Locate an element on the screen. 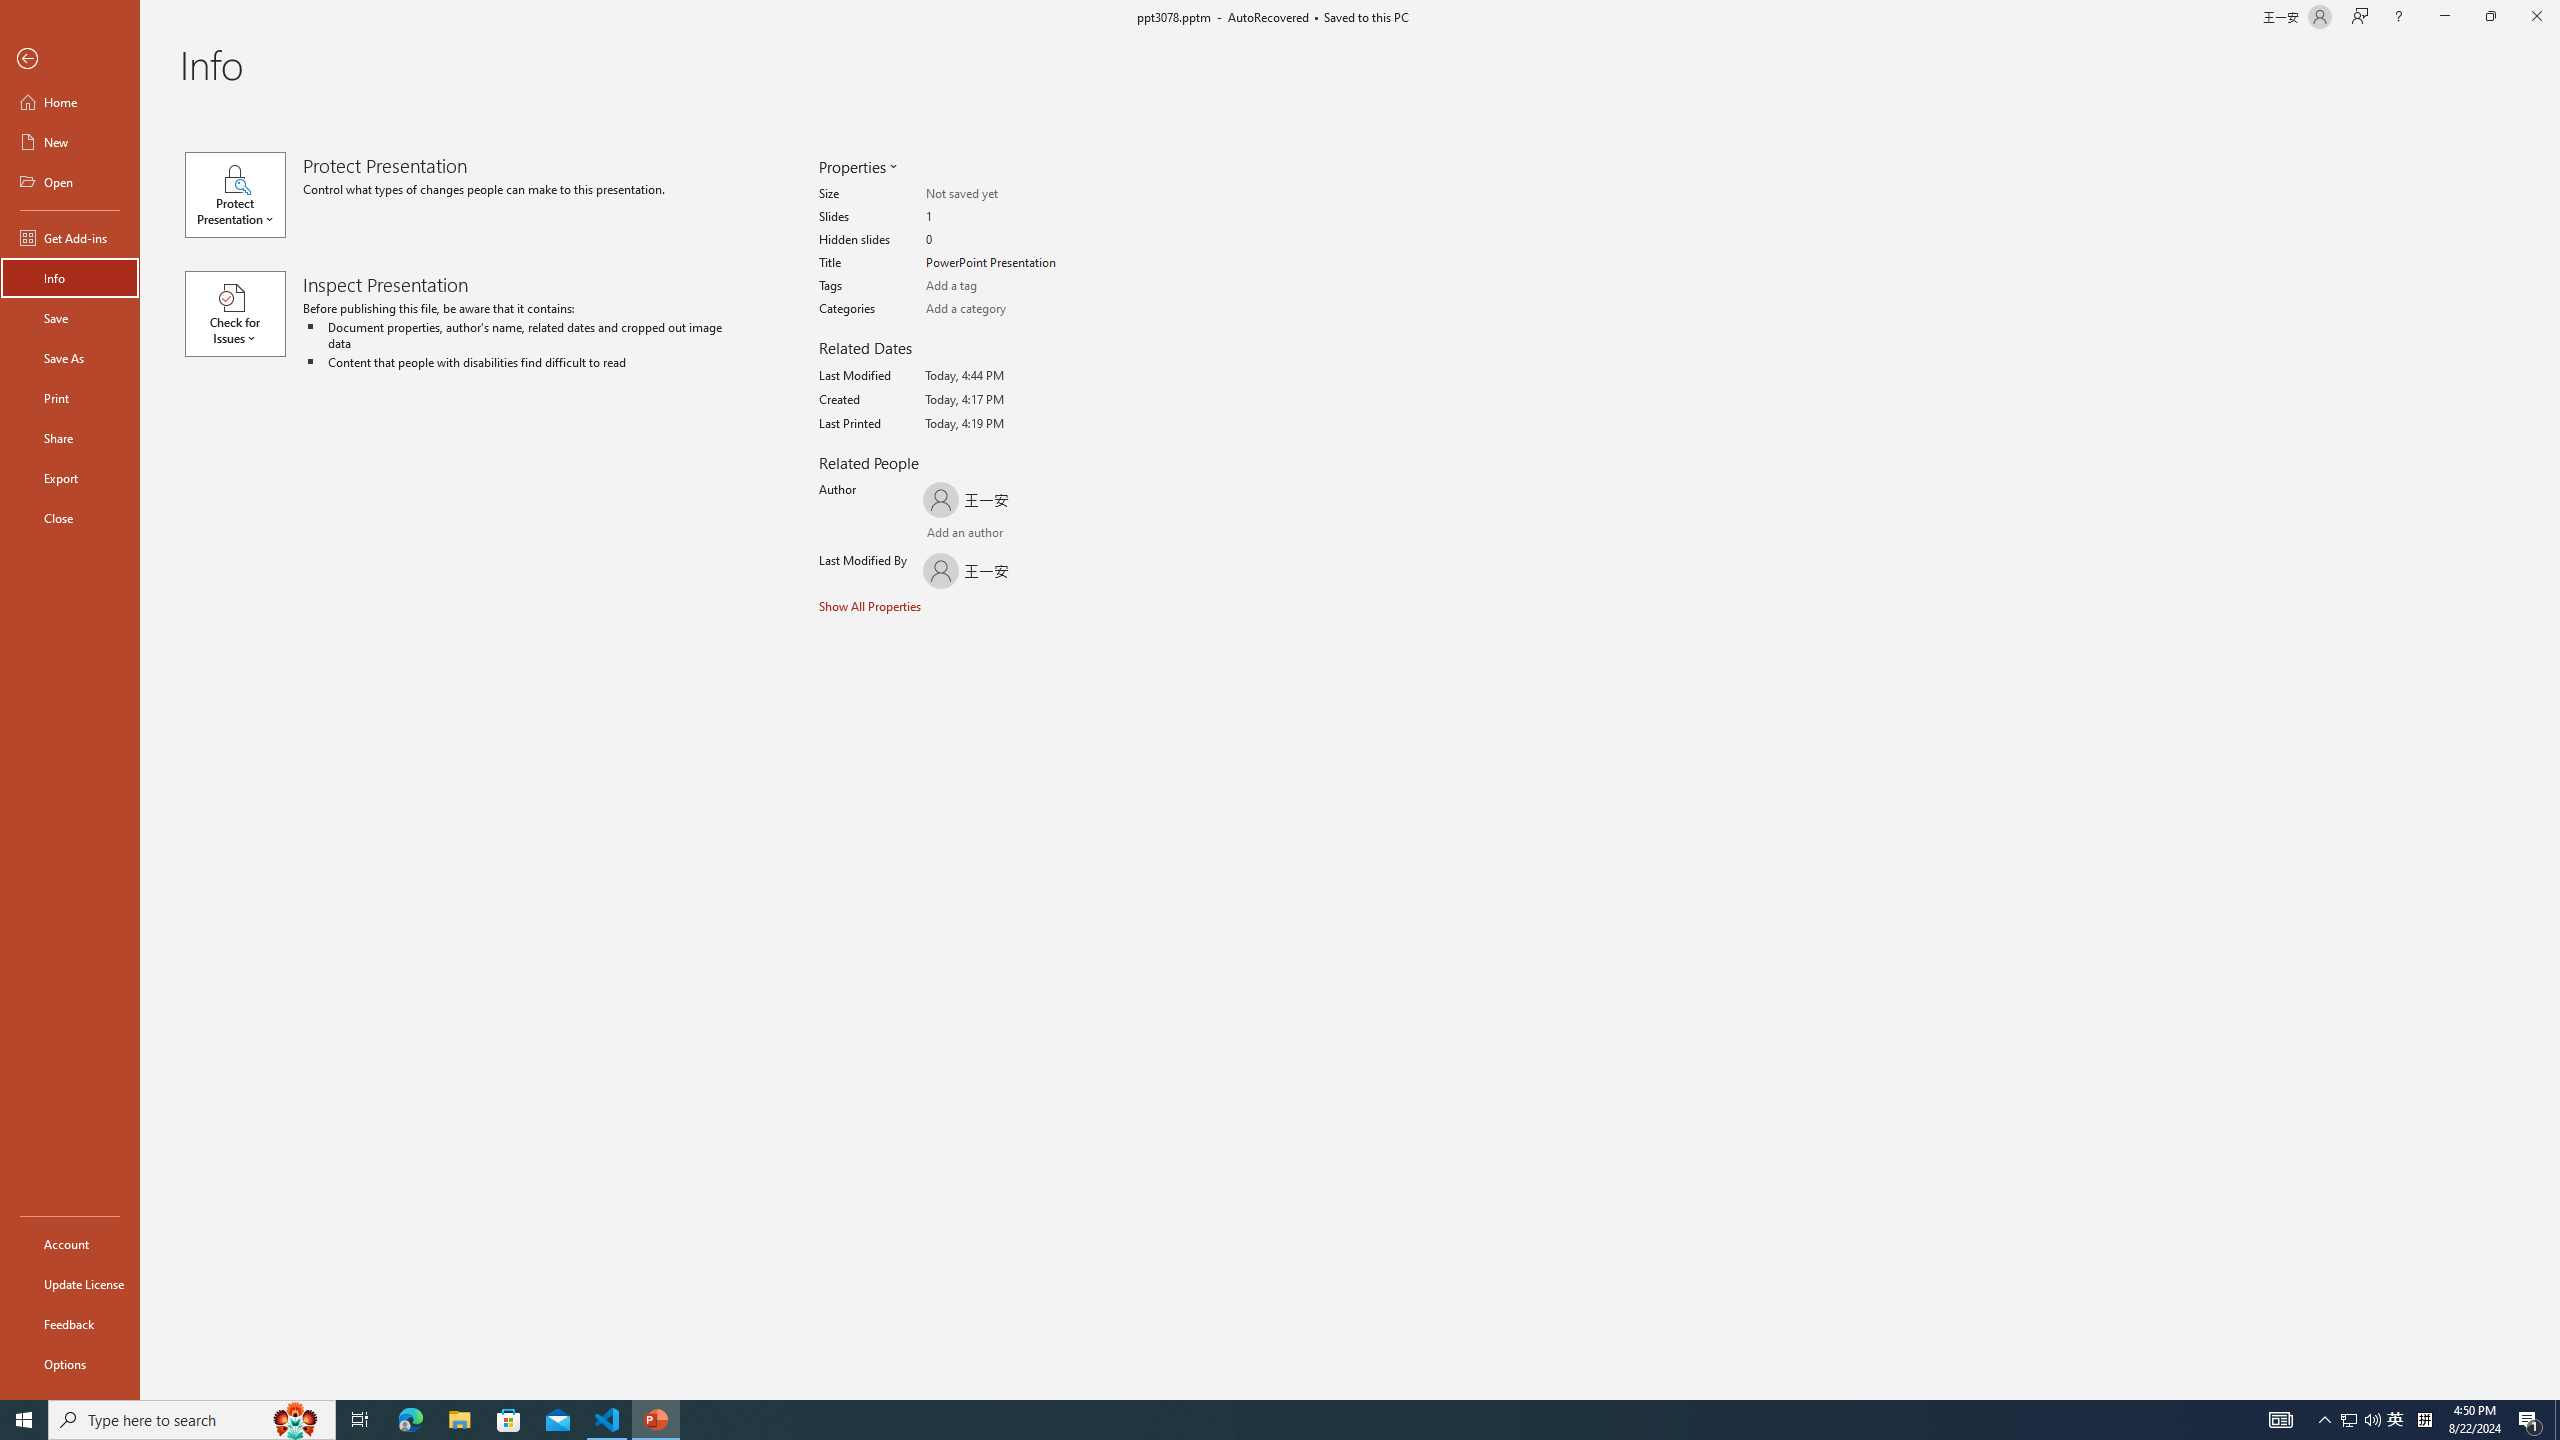 The width and height of the screenshot is (2560, 1440). 'Browse Address Book' is located at coordinates (1047, 533).